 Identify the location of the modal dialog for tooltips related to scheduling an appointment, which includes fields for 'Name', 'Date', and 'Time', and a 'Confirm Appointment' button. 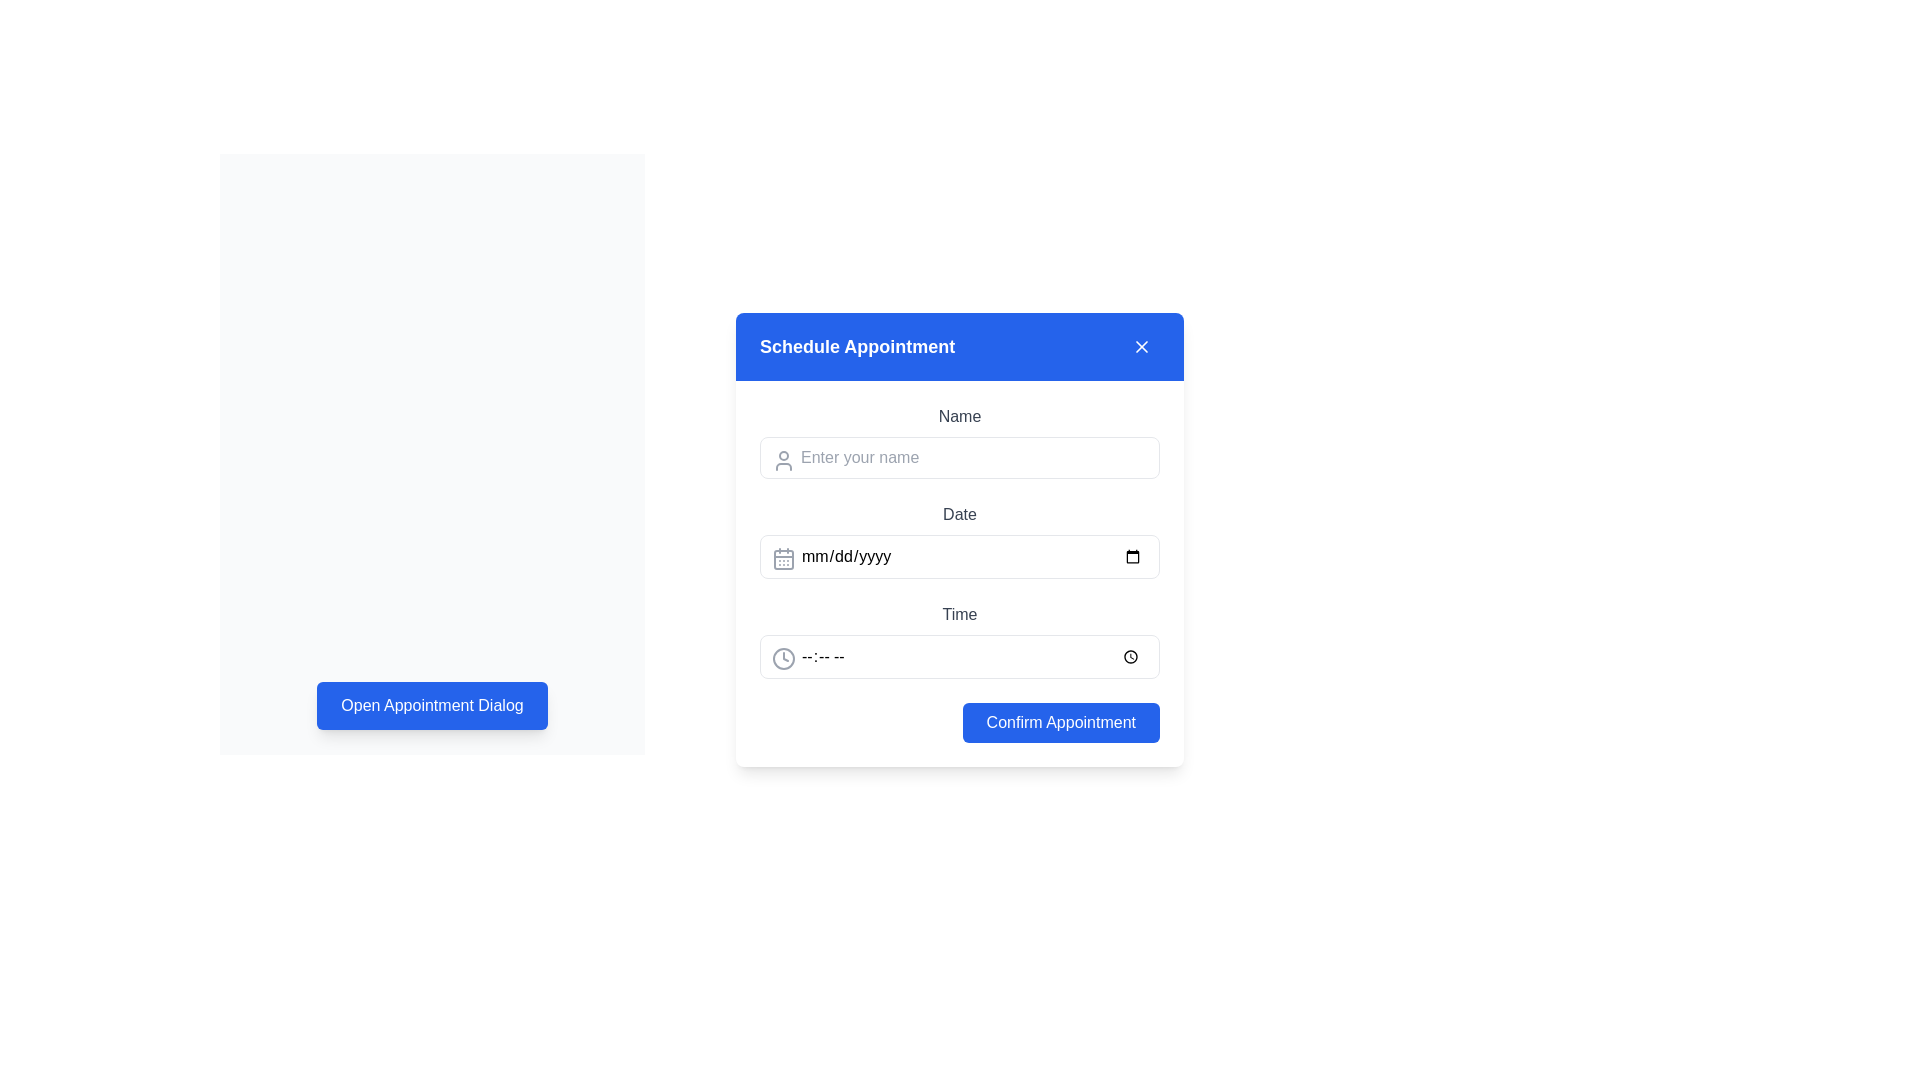
(960, 540).